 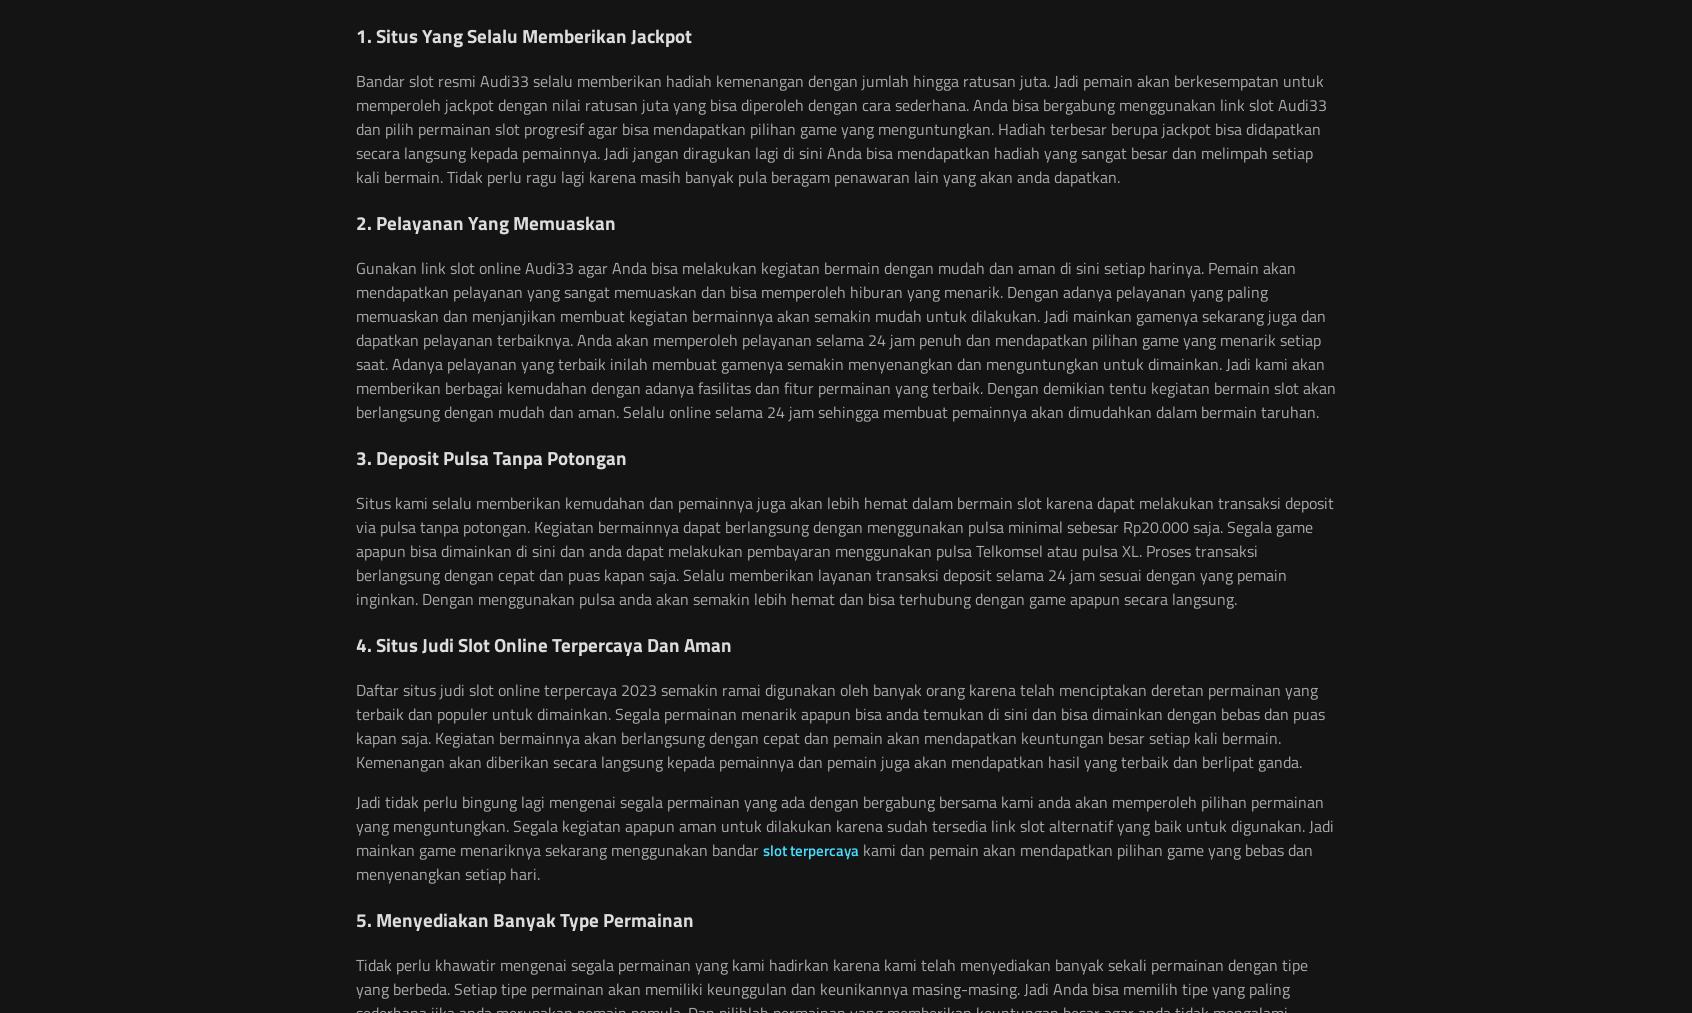 I want to click on 'Daftar situs judi slot online terpercaya 2023 semakin ramai digunakan oleh banyak orang karena telah menciptakan deretan permainan yang terbaik dan populer untuk dimainkan. Segala permainan menarik apapun bisa anda temukan di sini dan bisa dimainkan dengan bebas dan puas kapan saja. Kegiatan bermainnya akan berlangsung dengan cepat dan pemain akan mendapatkan keuntungan besar setiap kali bermain. Kemenangan akan diberikan secara langsung kepada pemainnya dan pemain juga akan mendapatkan hasil yang terbaik dan berlipat ganda.', so click(x=840, y=726).